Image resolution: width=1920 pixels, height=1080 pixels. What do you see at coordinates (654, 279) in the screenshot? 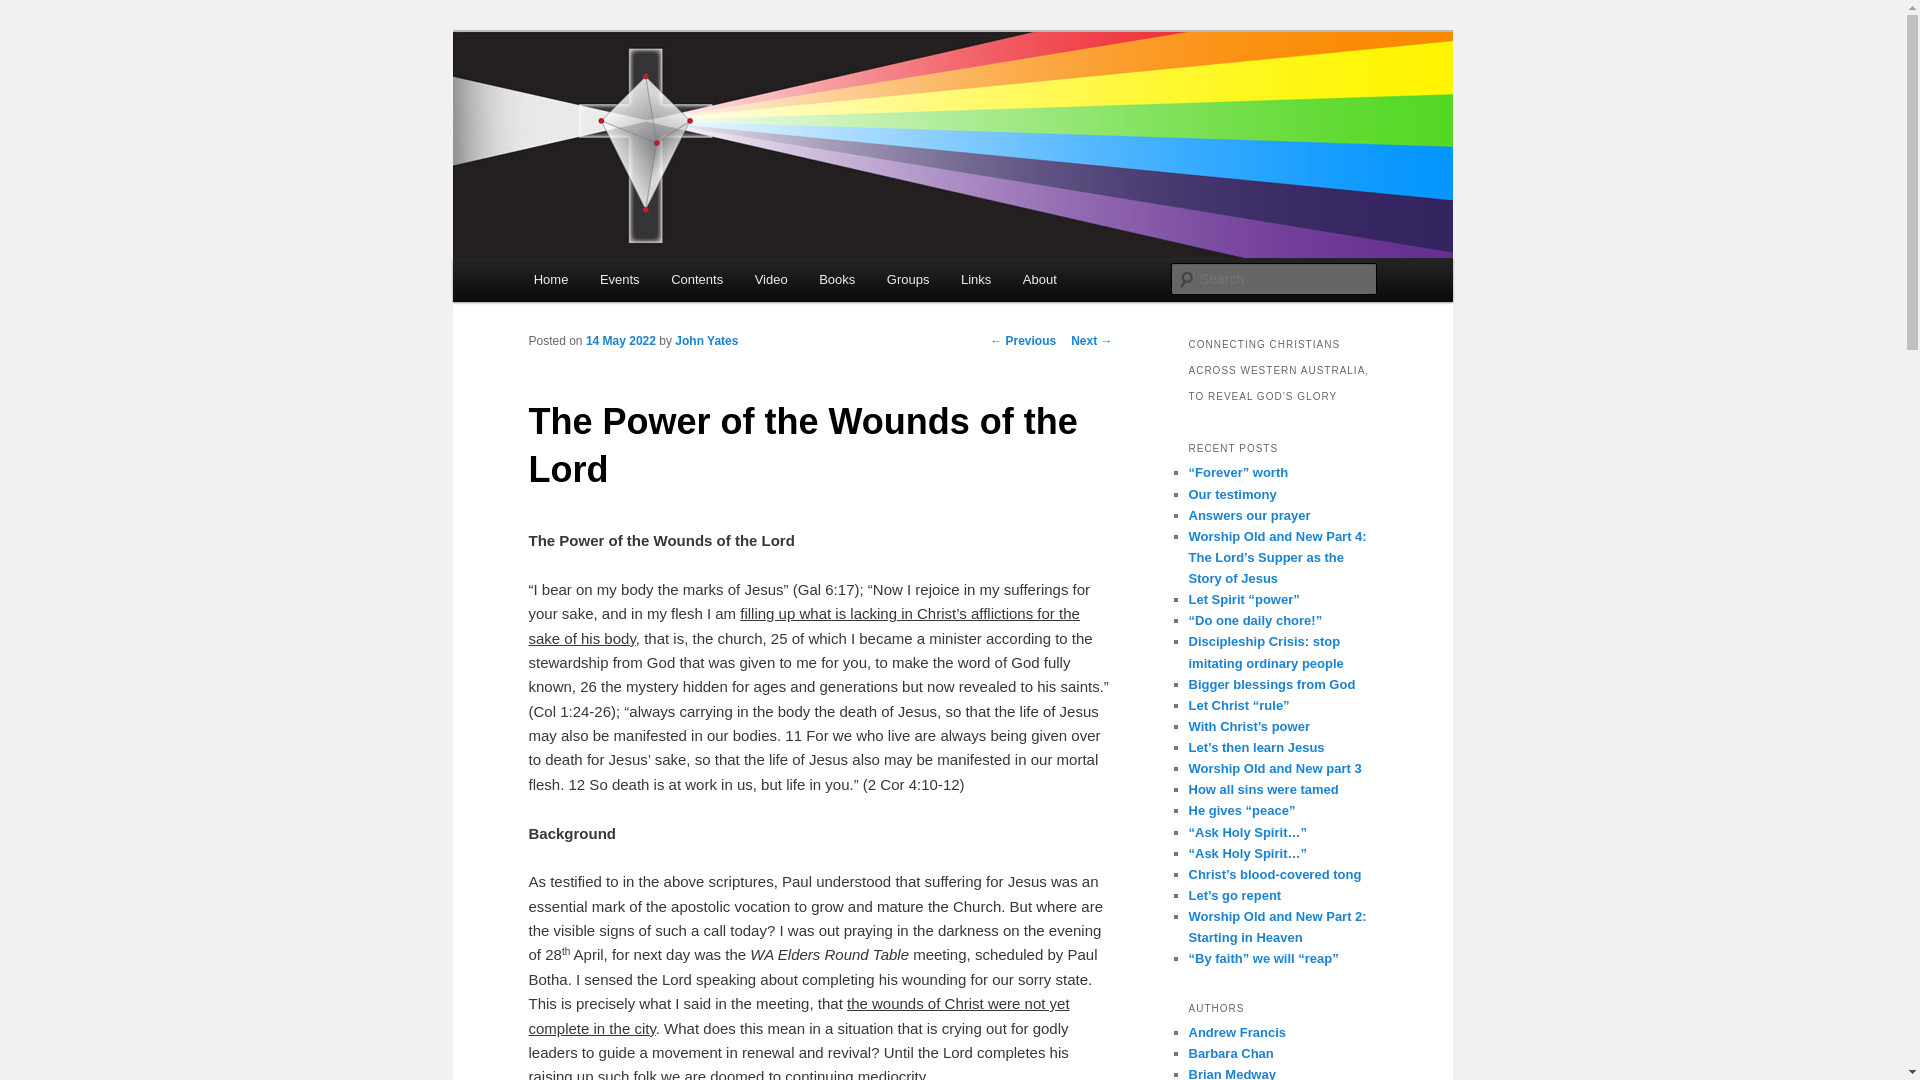
I see `'Contents'` at bounding box center [654, 279].